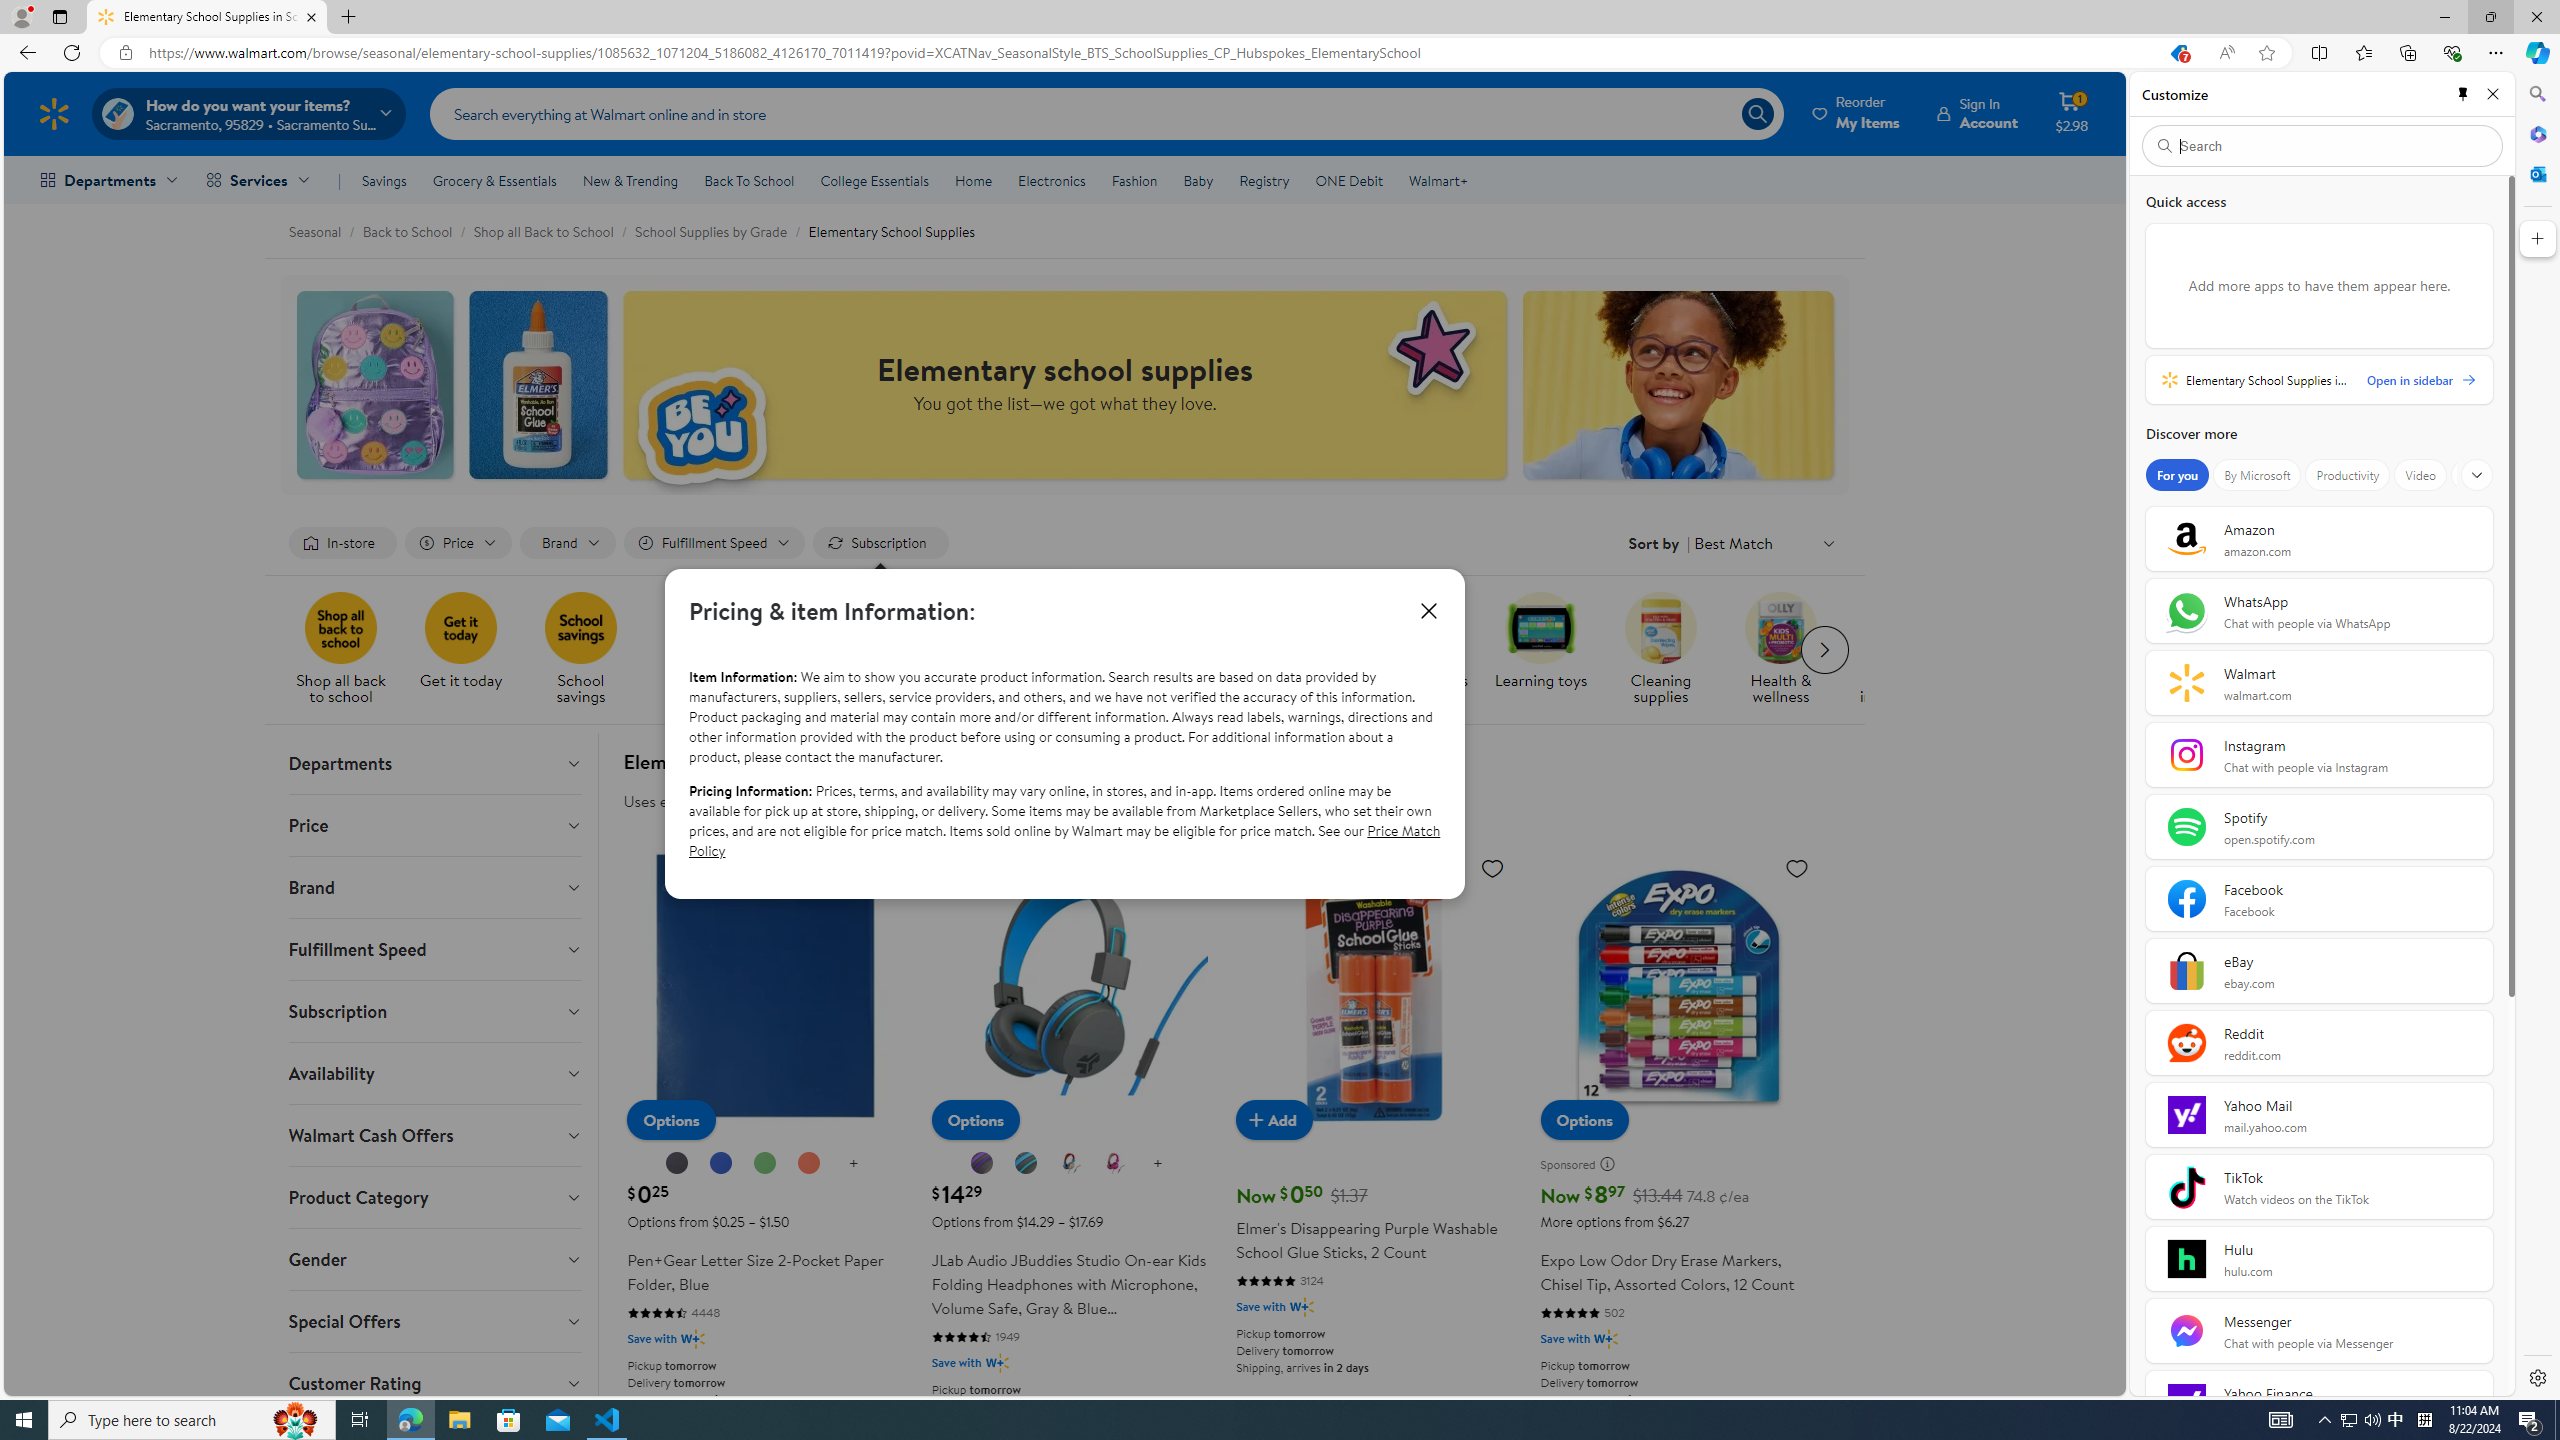 Image resolution: width=2560 pixels, height=1440 pixels. I want to click on 'For you', so click(2176, 474).